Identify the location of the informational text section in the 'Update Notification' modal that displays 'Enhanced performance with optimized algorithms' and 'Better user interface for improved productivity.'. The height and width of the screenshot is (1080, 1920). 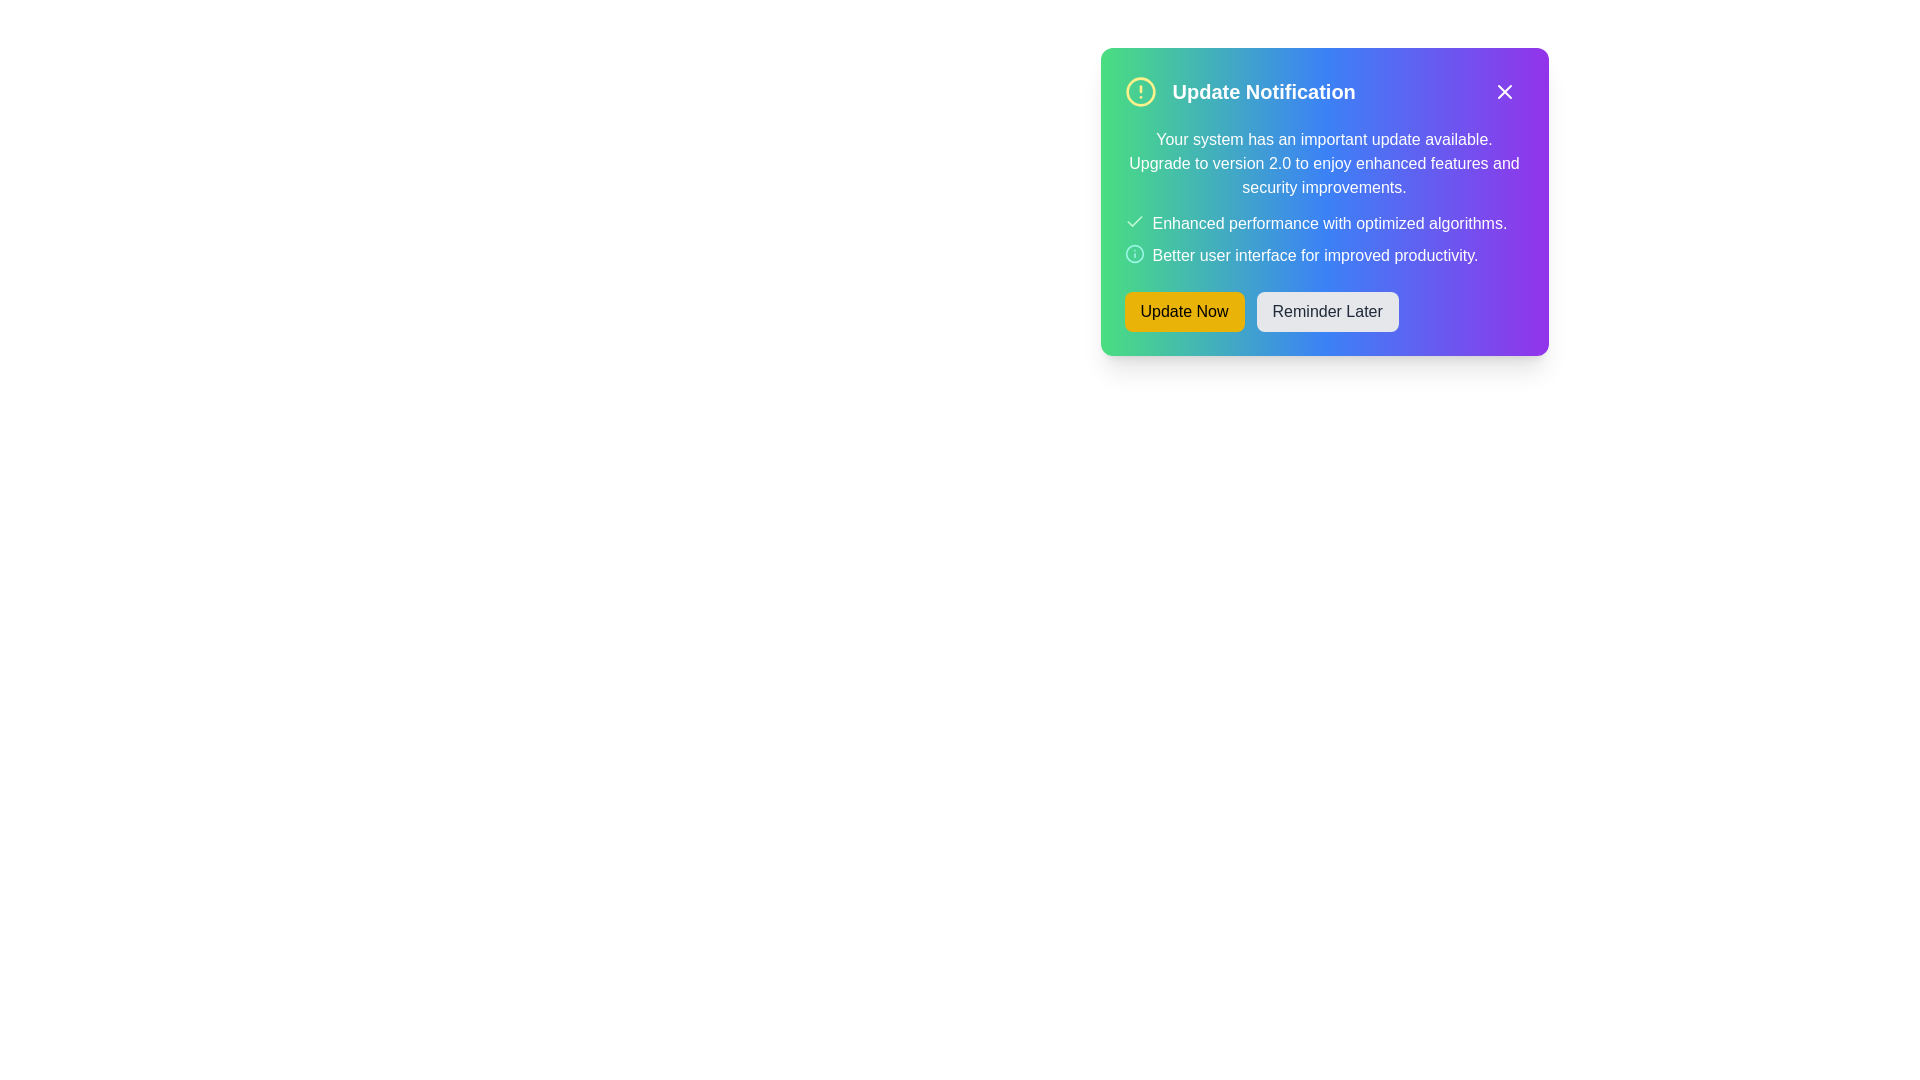
(1324, 238).